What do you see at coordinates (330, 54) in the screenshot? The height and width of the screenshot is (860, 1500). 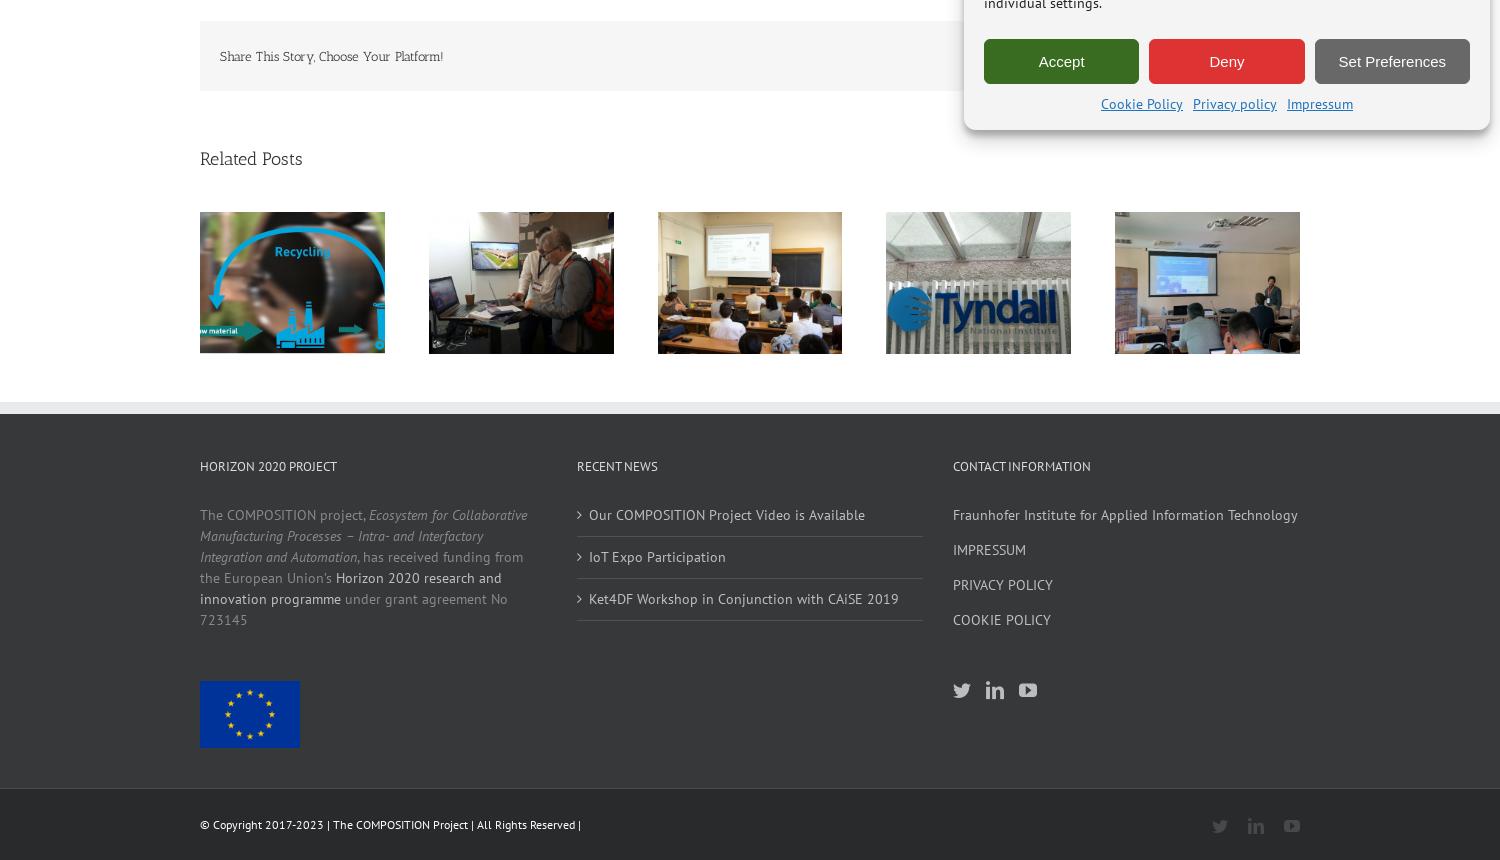 I see `'Share This Story, Choose Your Platform!'` at bounding box center [330, 54].